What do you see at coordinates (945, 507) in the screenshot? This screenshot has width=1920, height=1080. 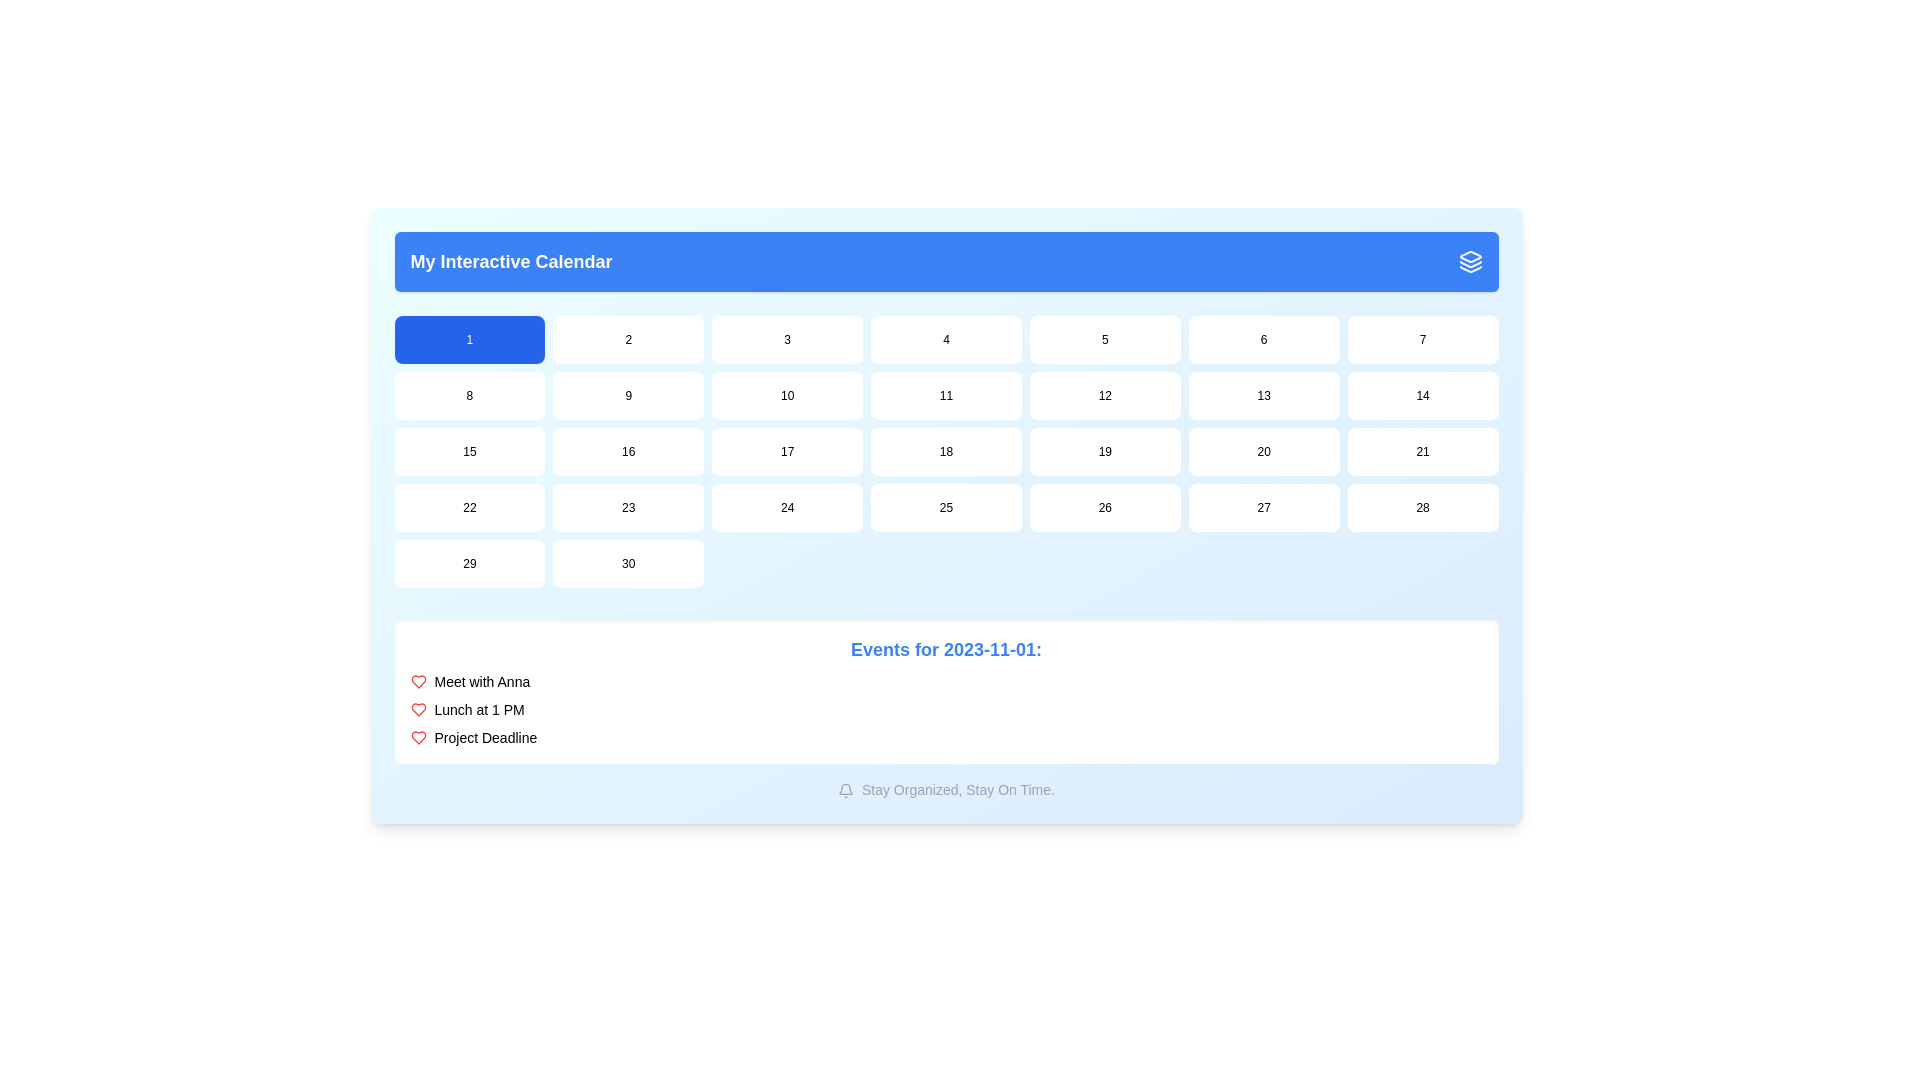 I see `the rounded rectangular button displaying the text '25' with a white background located in the fifth row and fourth column of the calendar grid` at bounding box center [945, 507].